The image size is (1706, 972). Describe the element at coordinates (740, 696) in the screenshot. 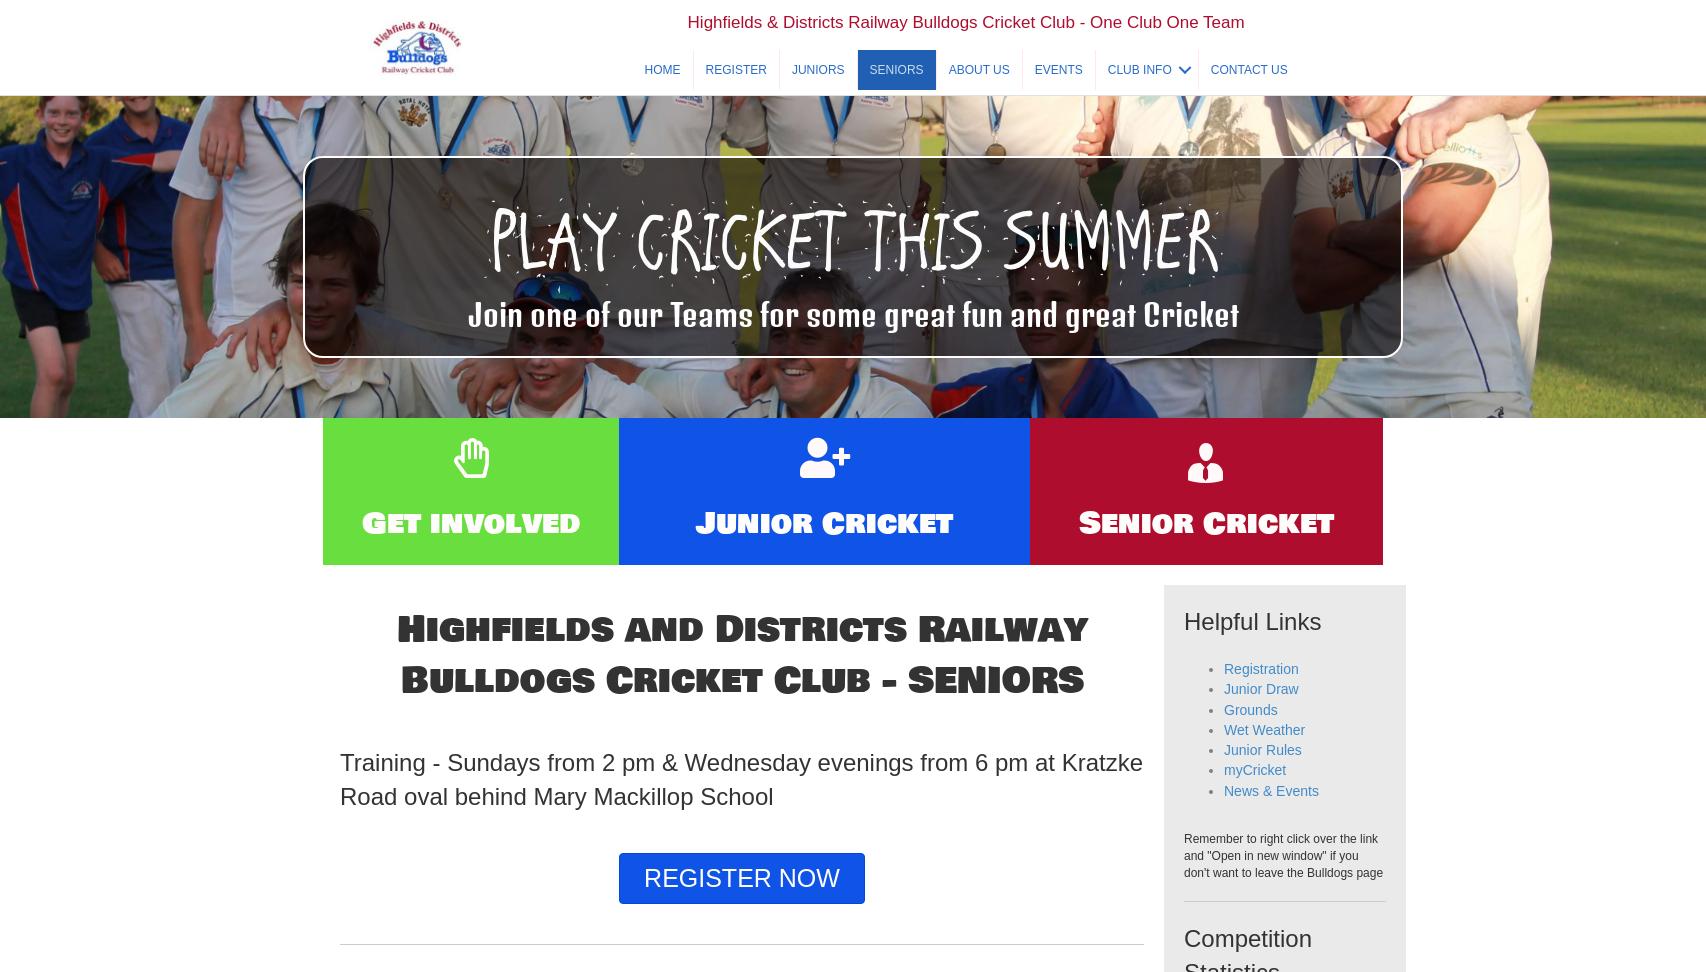

I see `'Highfields and Districts Railway Bulldogs Cricket Club - SENIORS'` at that location.